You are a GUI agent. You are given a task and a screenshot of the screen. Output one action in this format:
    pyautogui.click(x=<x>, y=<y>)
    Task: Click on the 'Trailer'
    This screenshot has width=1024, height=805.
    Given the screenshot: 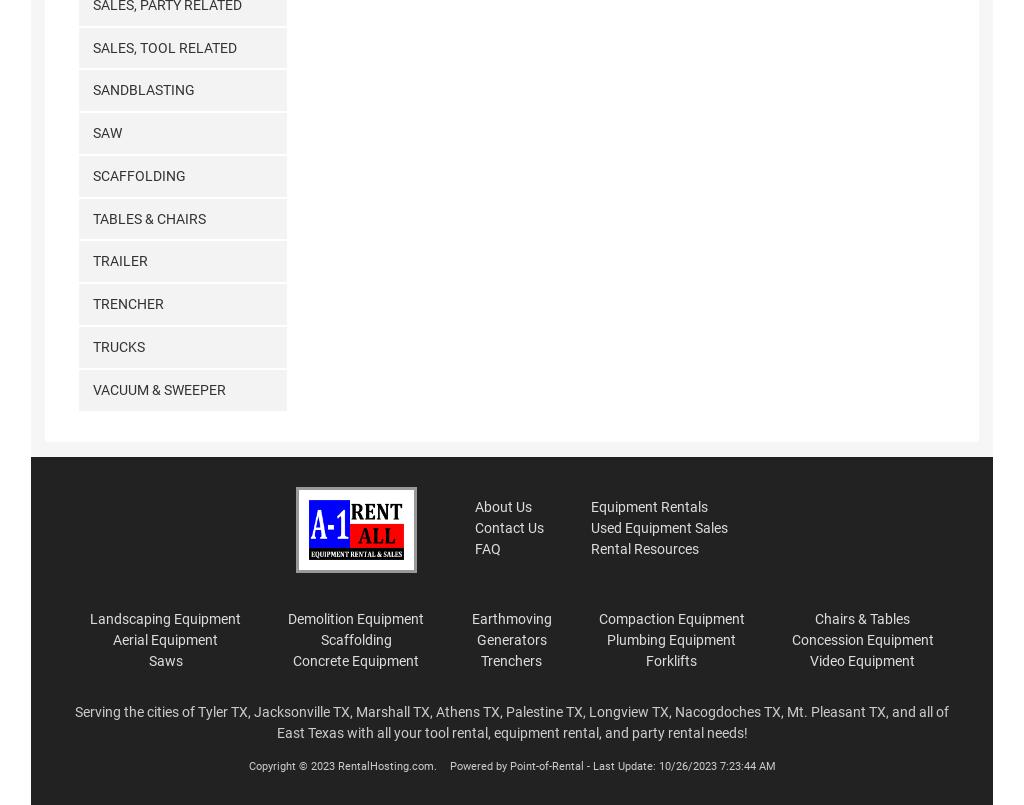 What is the action you would take?
    pyautogui.click(x=119, y=260)
    